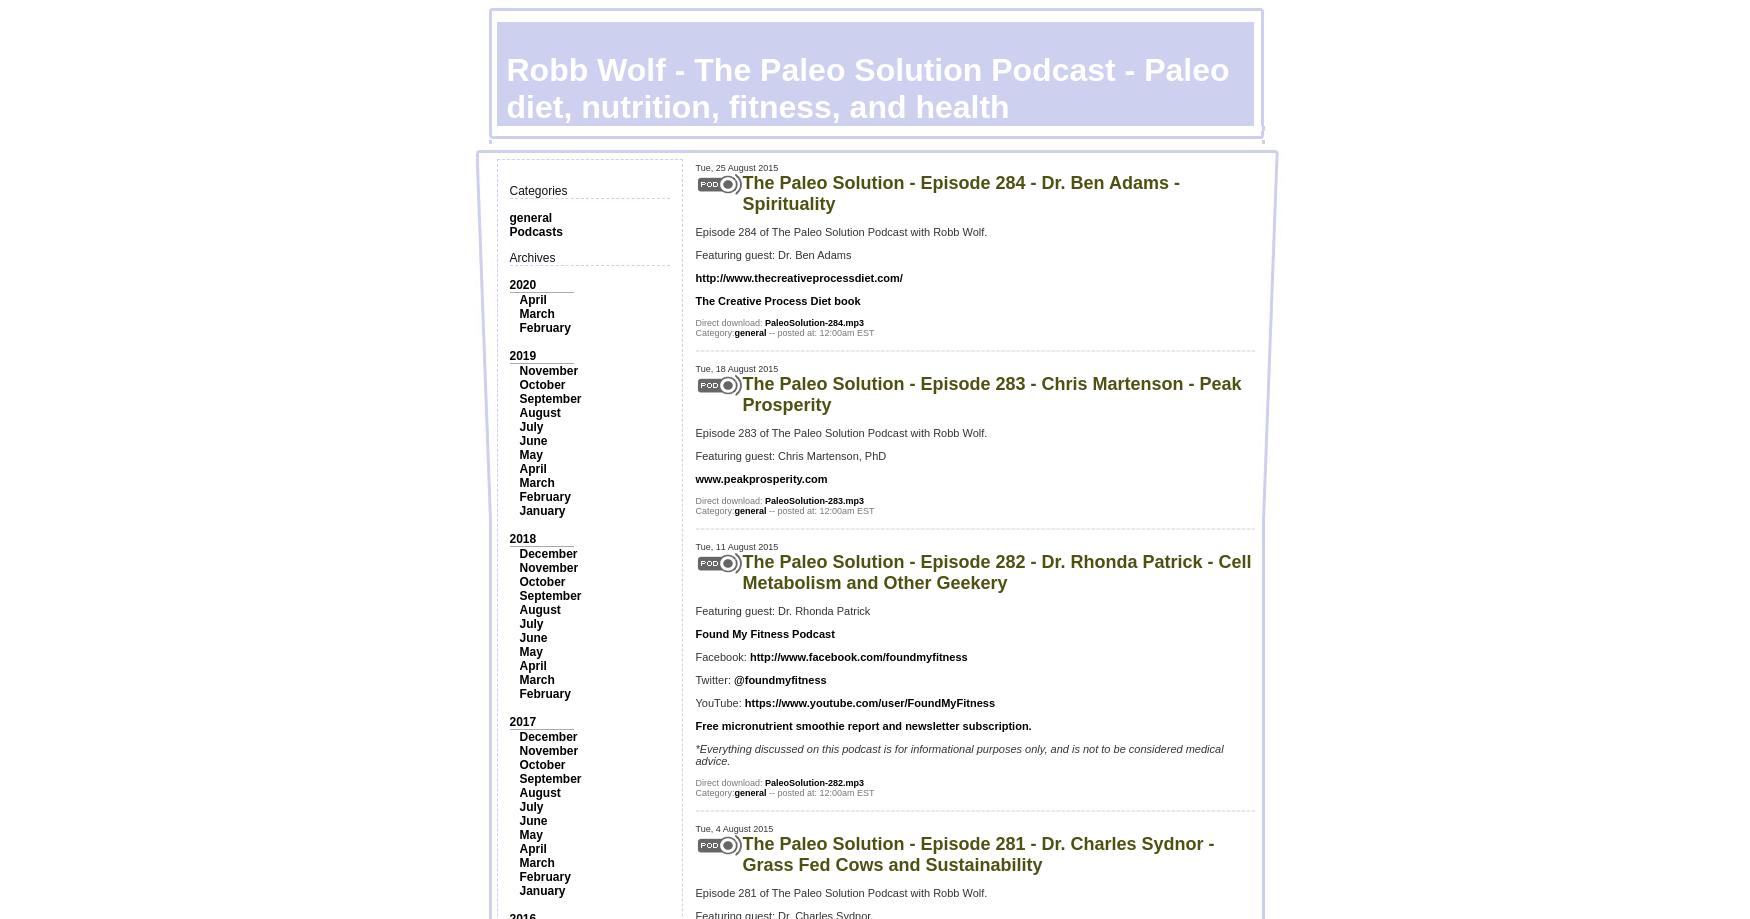 The width and height of the screenshot is (1750, 919). Describe the element at coordinates (814, 782) in the screenshot. I see `'PaleoSolution-282.mp3'` at that location.